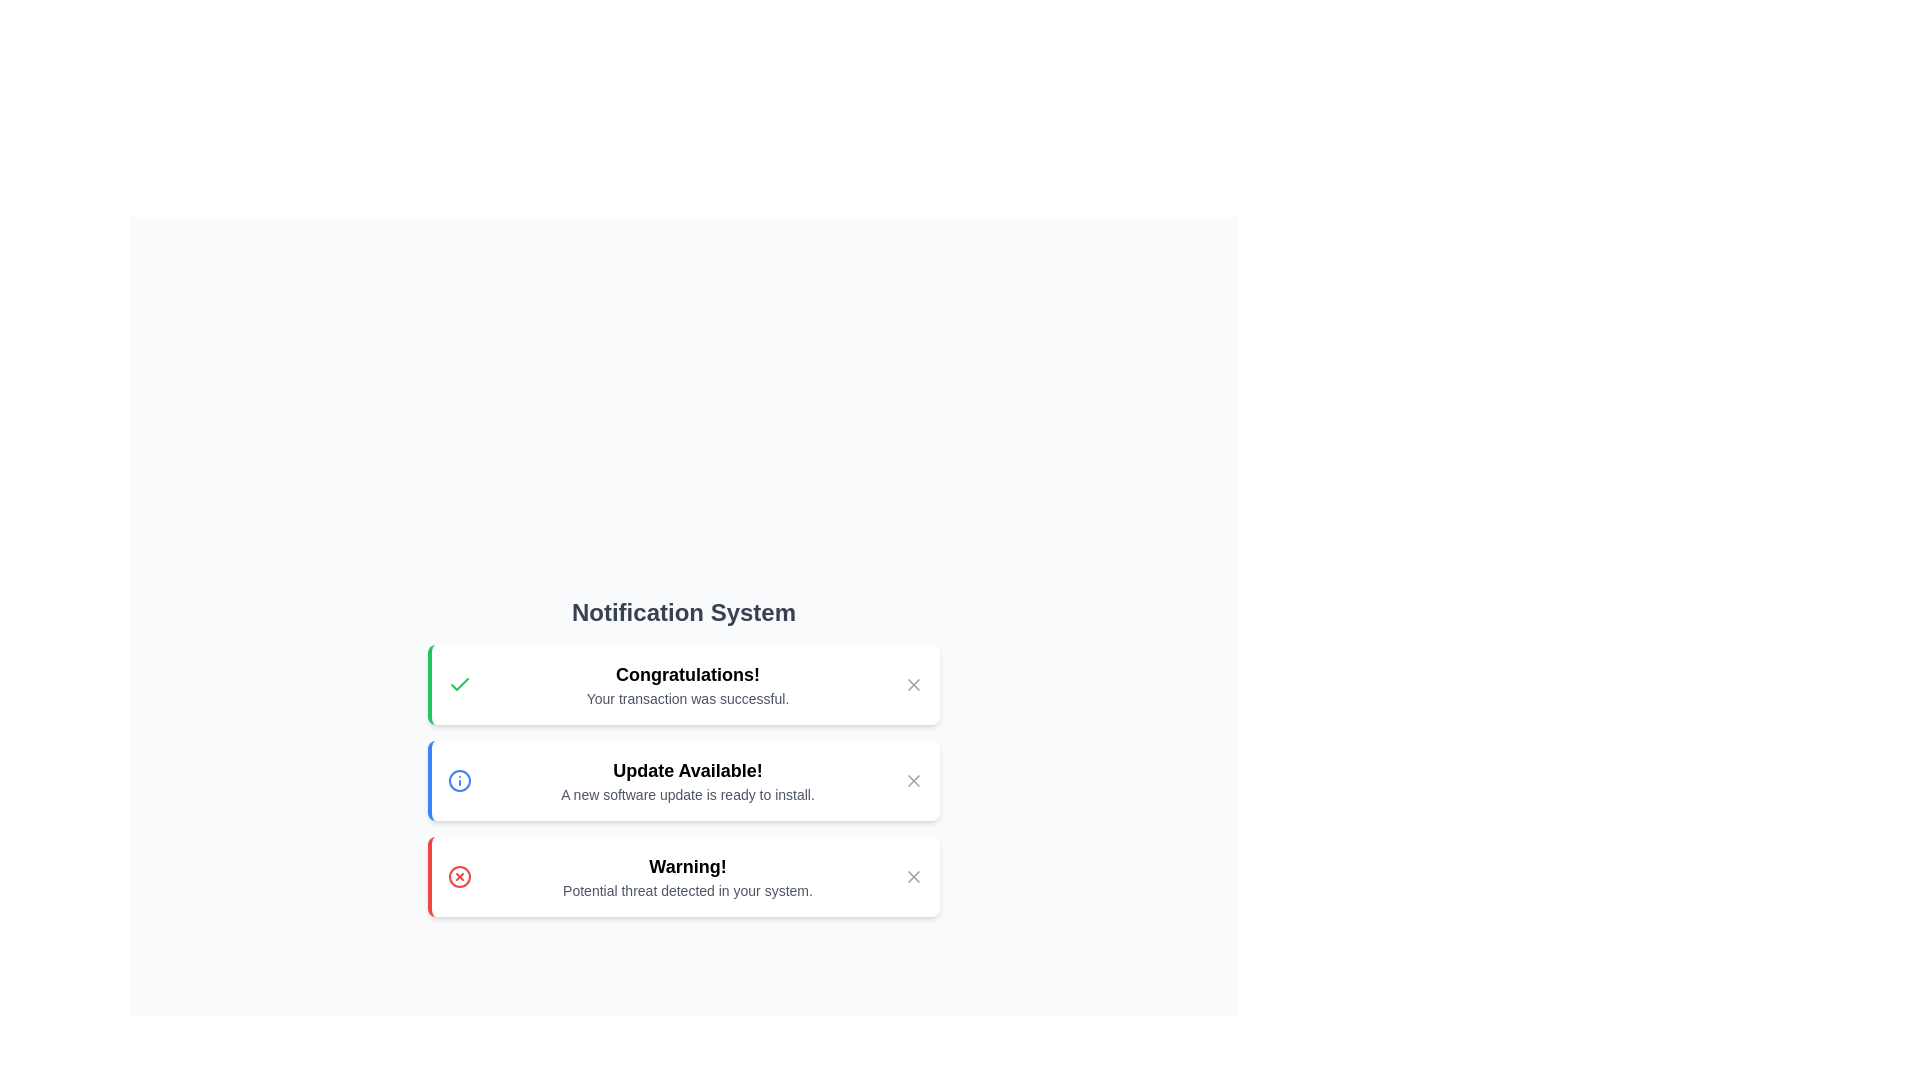  Describe the element at coordinates (459, 875) in the screenshot. I see `the warning icon located within the third notification card labeled 'Warning!', positioned next to the text 'Warning! Potential threat detected in your system.'` at that location.